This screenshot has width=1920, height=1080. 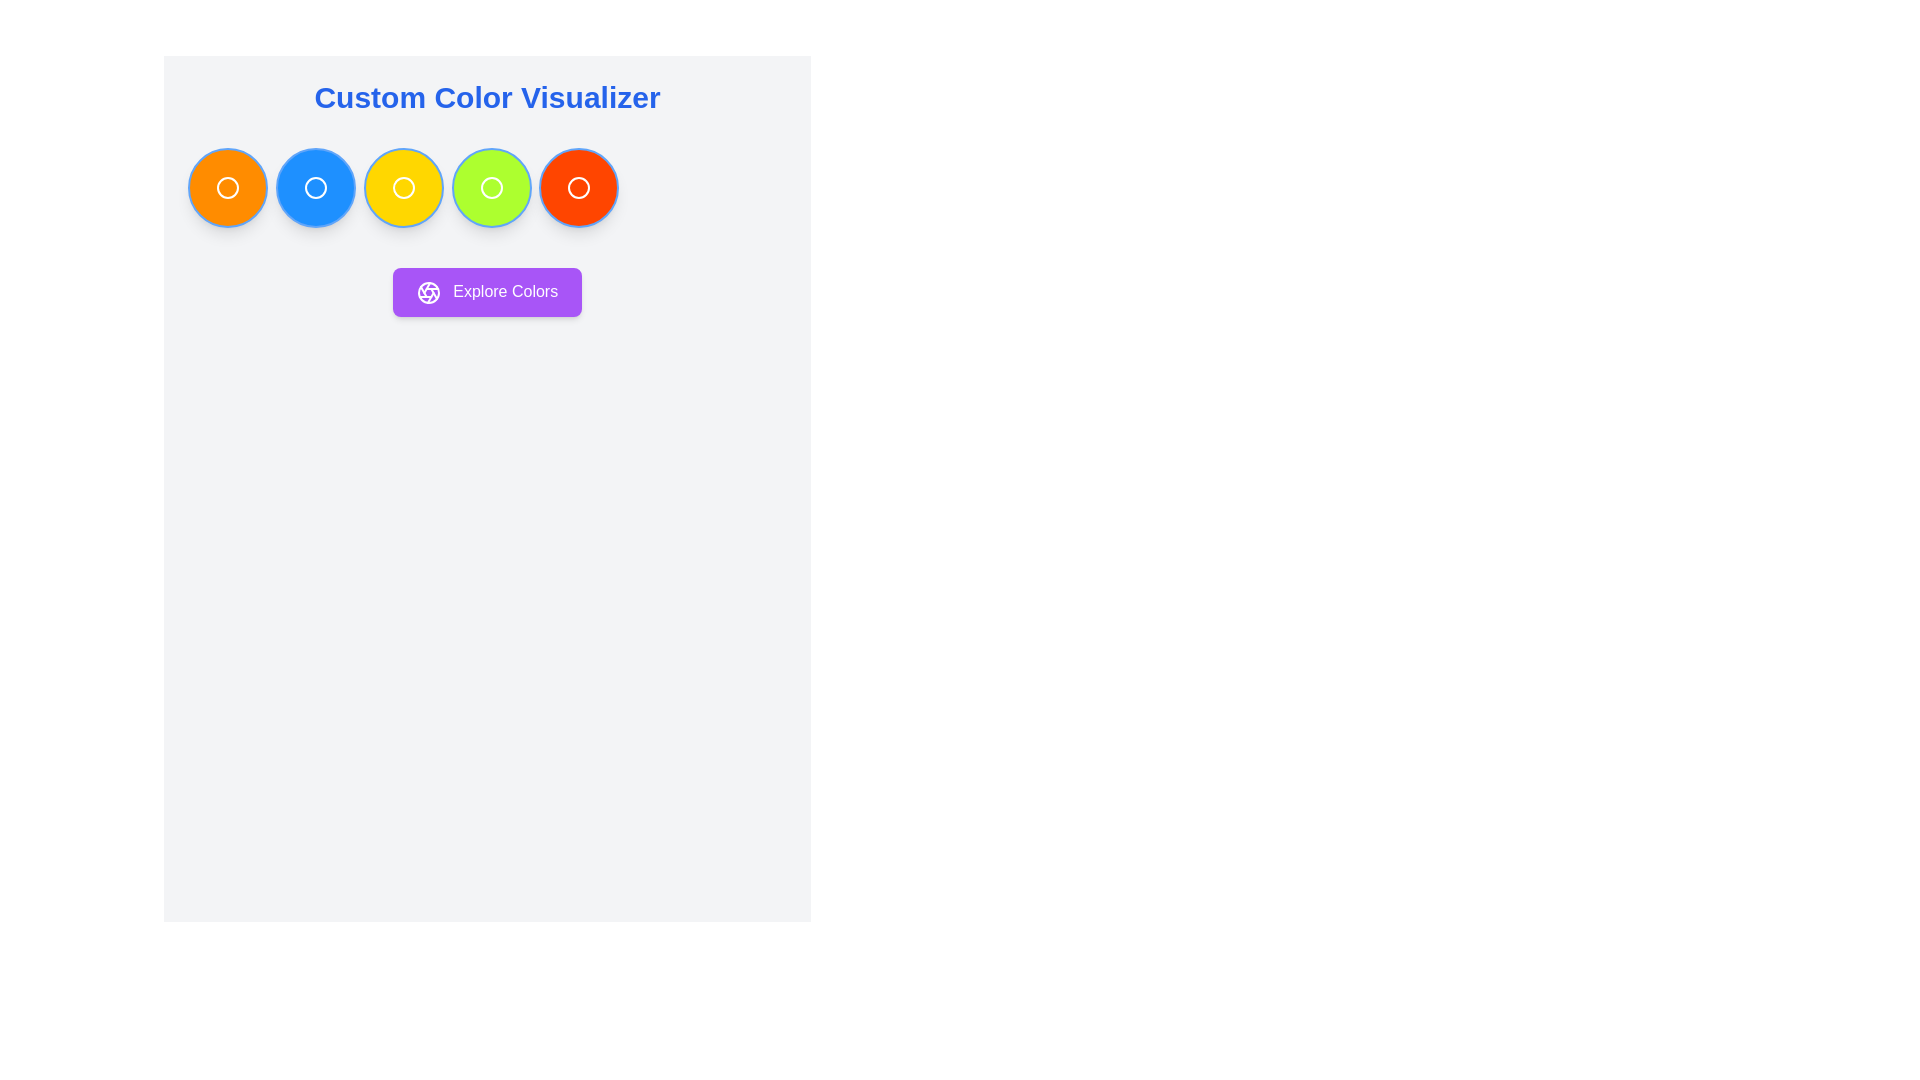 What do you see at coordinates (227, 188) in the screenshot?
I see `the decorative SVG circle located within the first orange circular icon, positioned at the top left of the interface near the heading 'Custom Color Visualizer'` at bounding box center [227, 188].